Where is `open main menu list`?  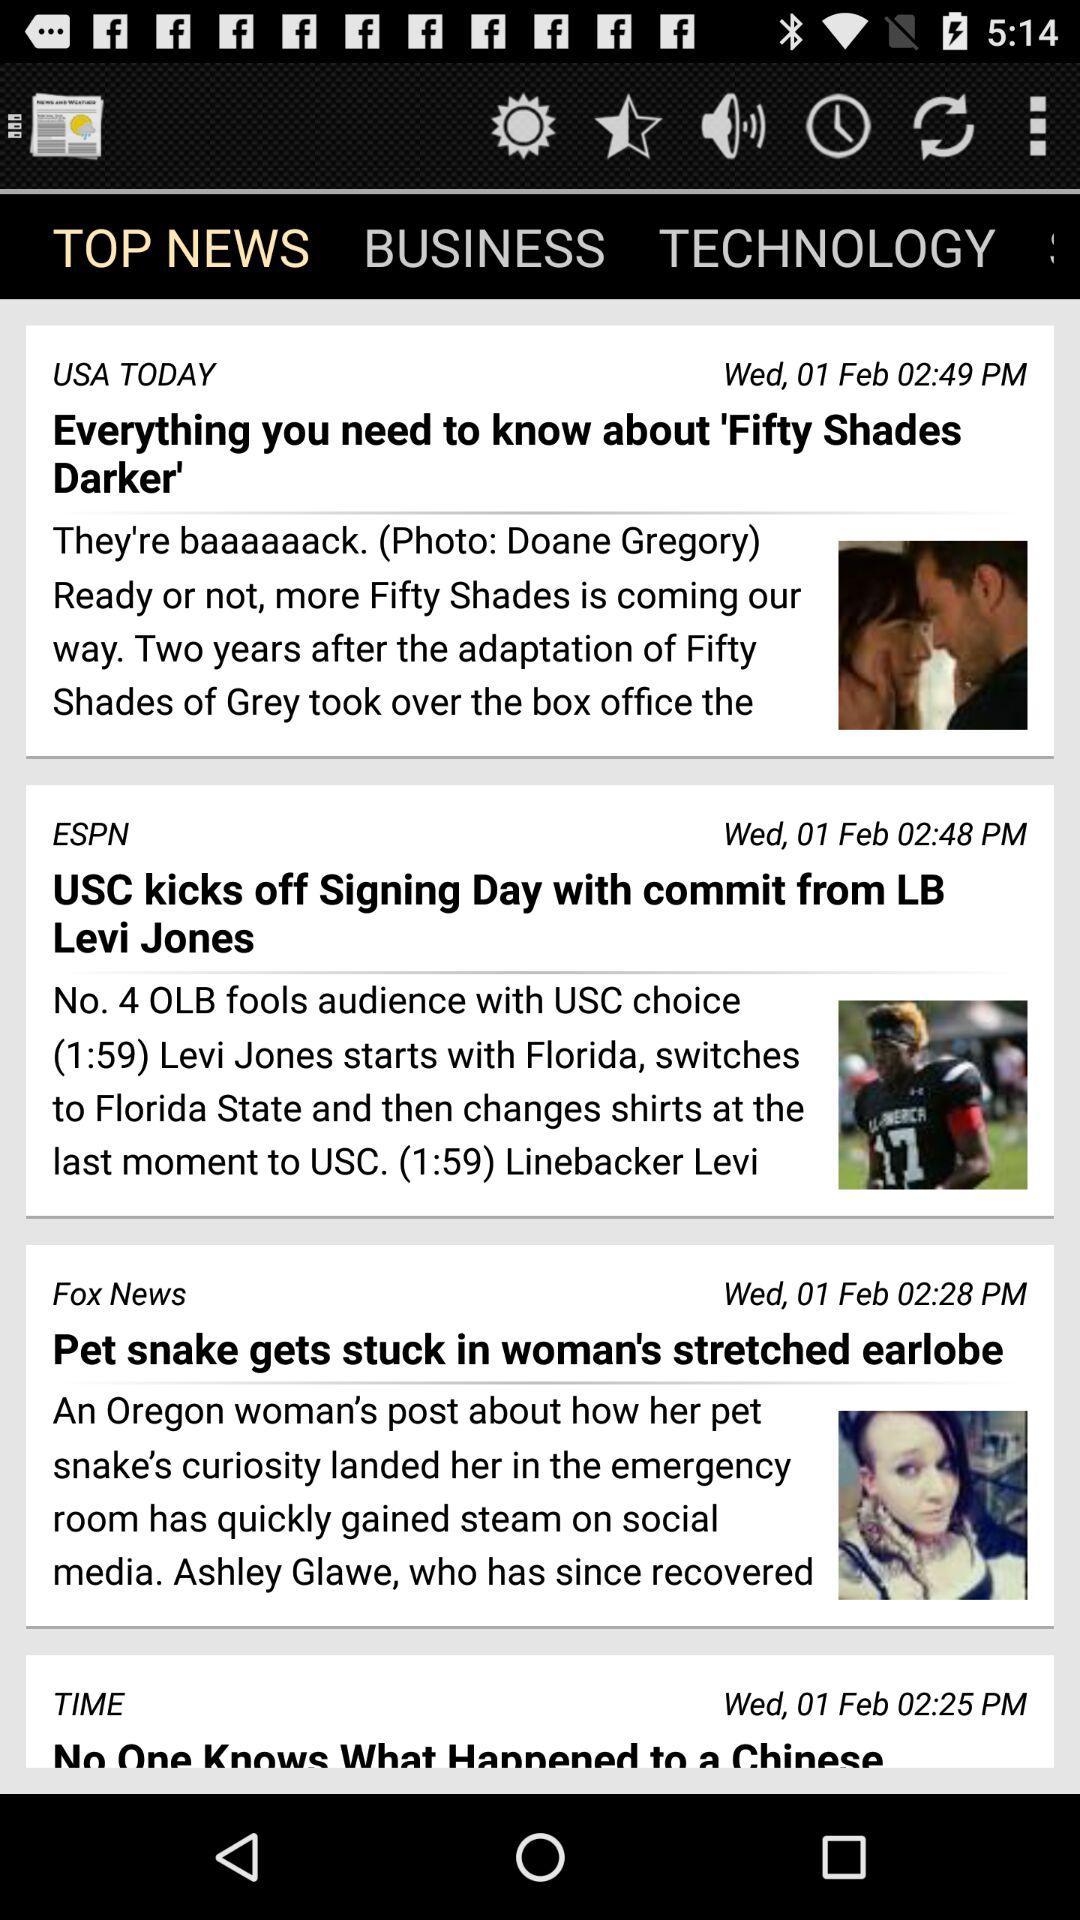 open main menu list is located at coordinates (64, 124).